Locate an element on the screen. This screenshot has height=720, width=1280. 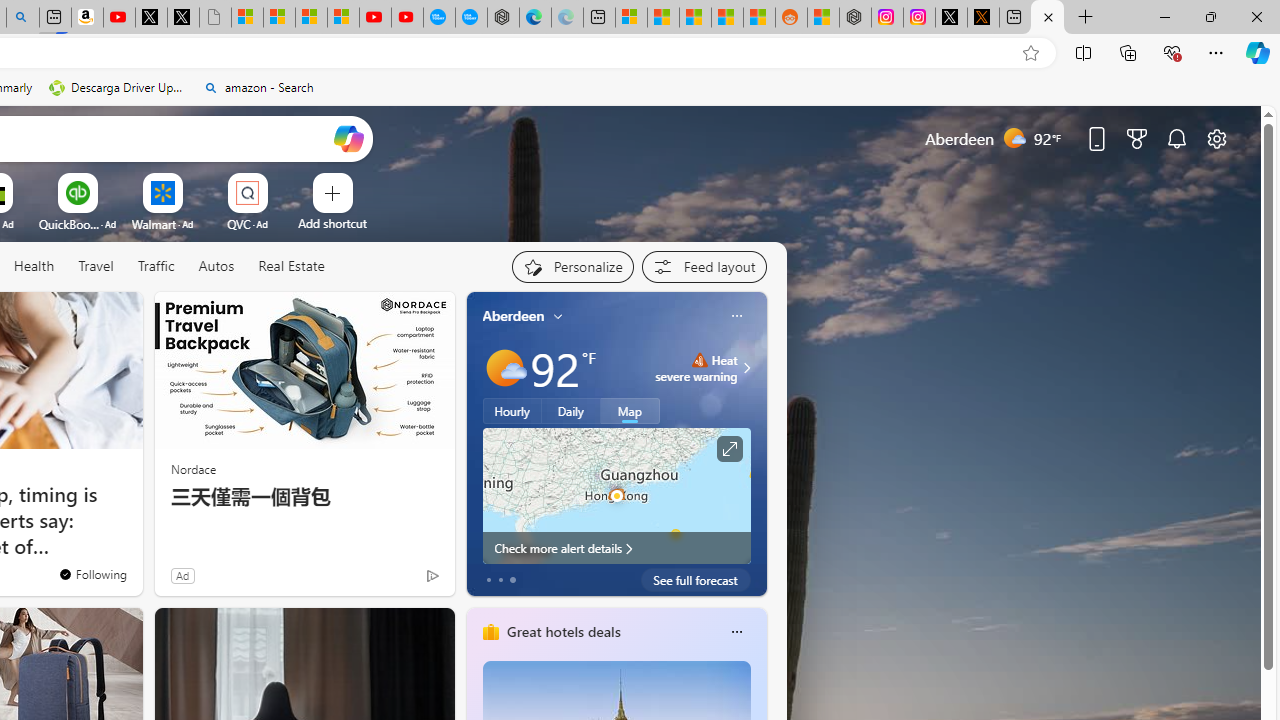
'Add a site' is located at coordinates (332, 223).